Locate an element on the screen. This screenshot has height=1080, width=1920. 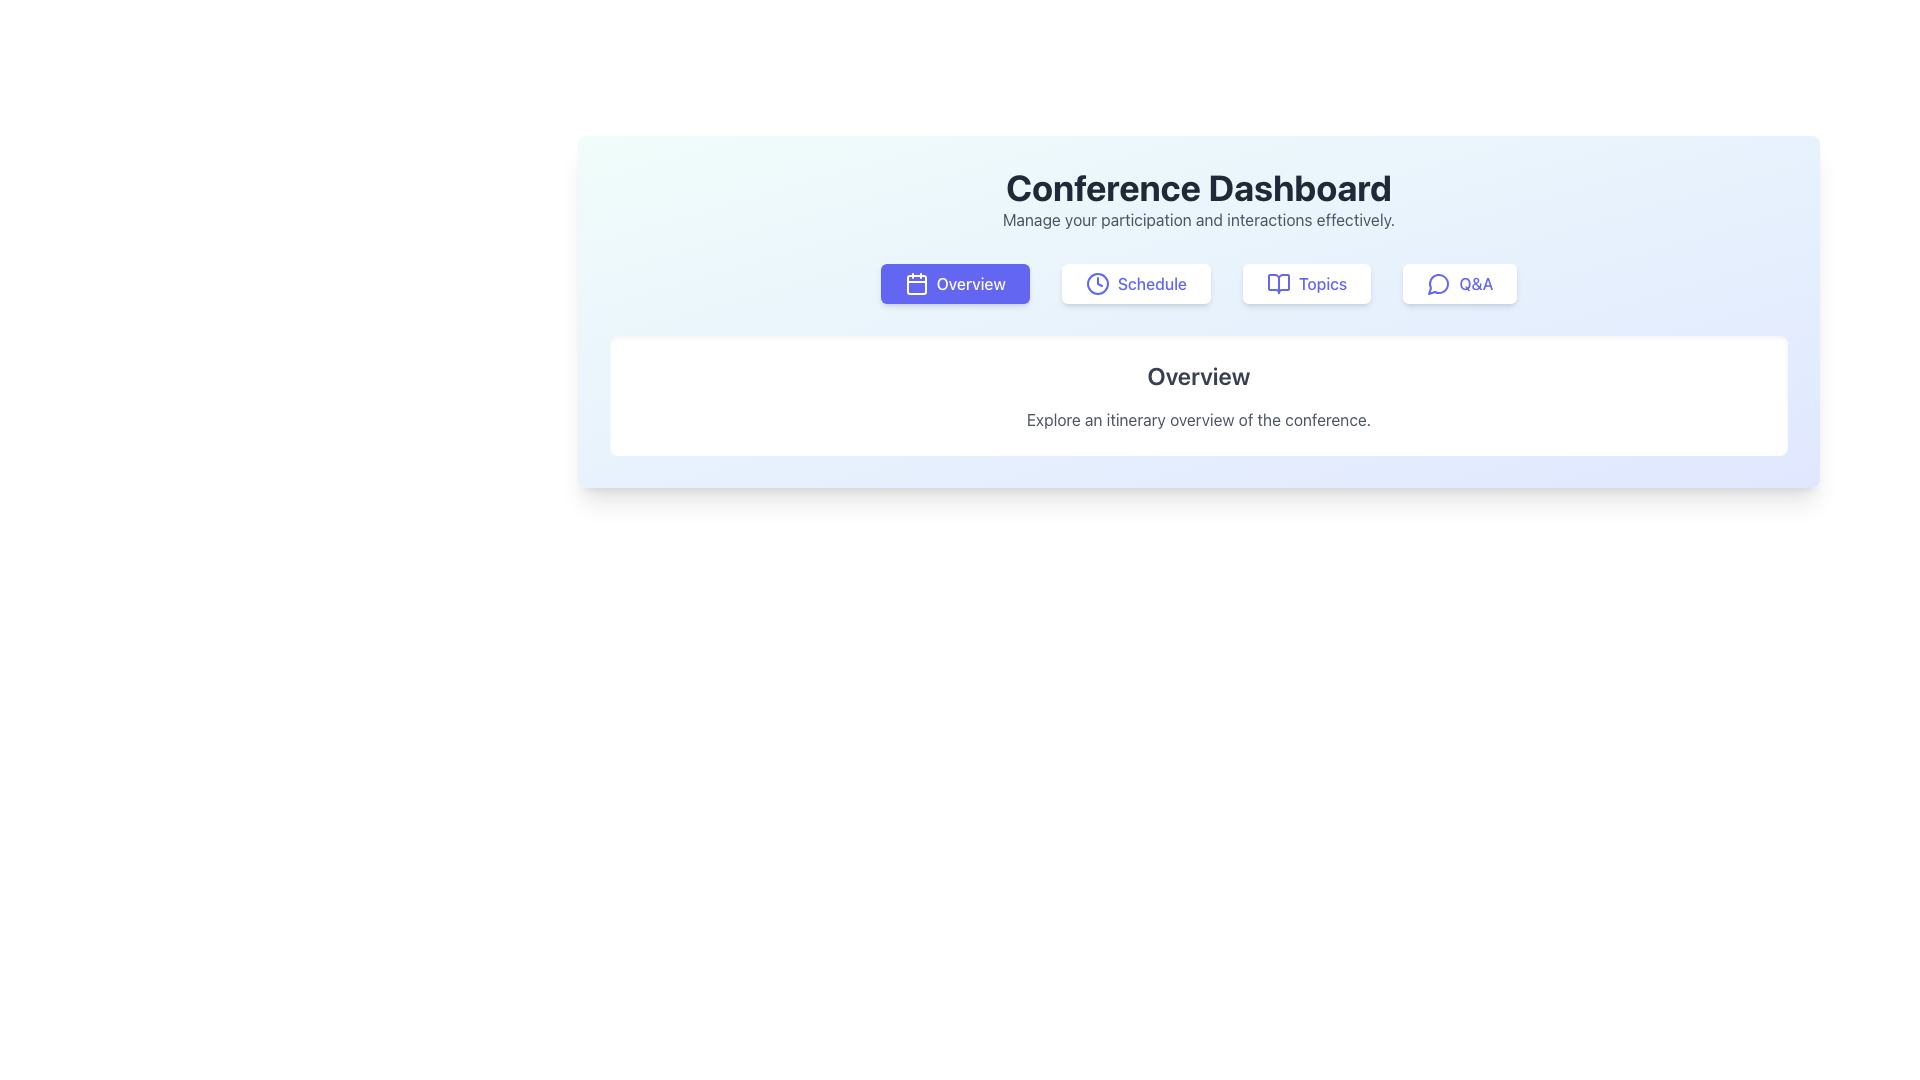
the third tab button labeled 'Topics' located below the 'Conference Dashboard' heading is located at coordinates (1307, 284).